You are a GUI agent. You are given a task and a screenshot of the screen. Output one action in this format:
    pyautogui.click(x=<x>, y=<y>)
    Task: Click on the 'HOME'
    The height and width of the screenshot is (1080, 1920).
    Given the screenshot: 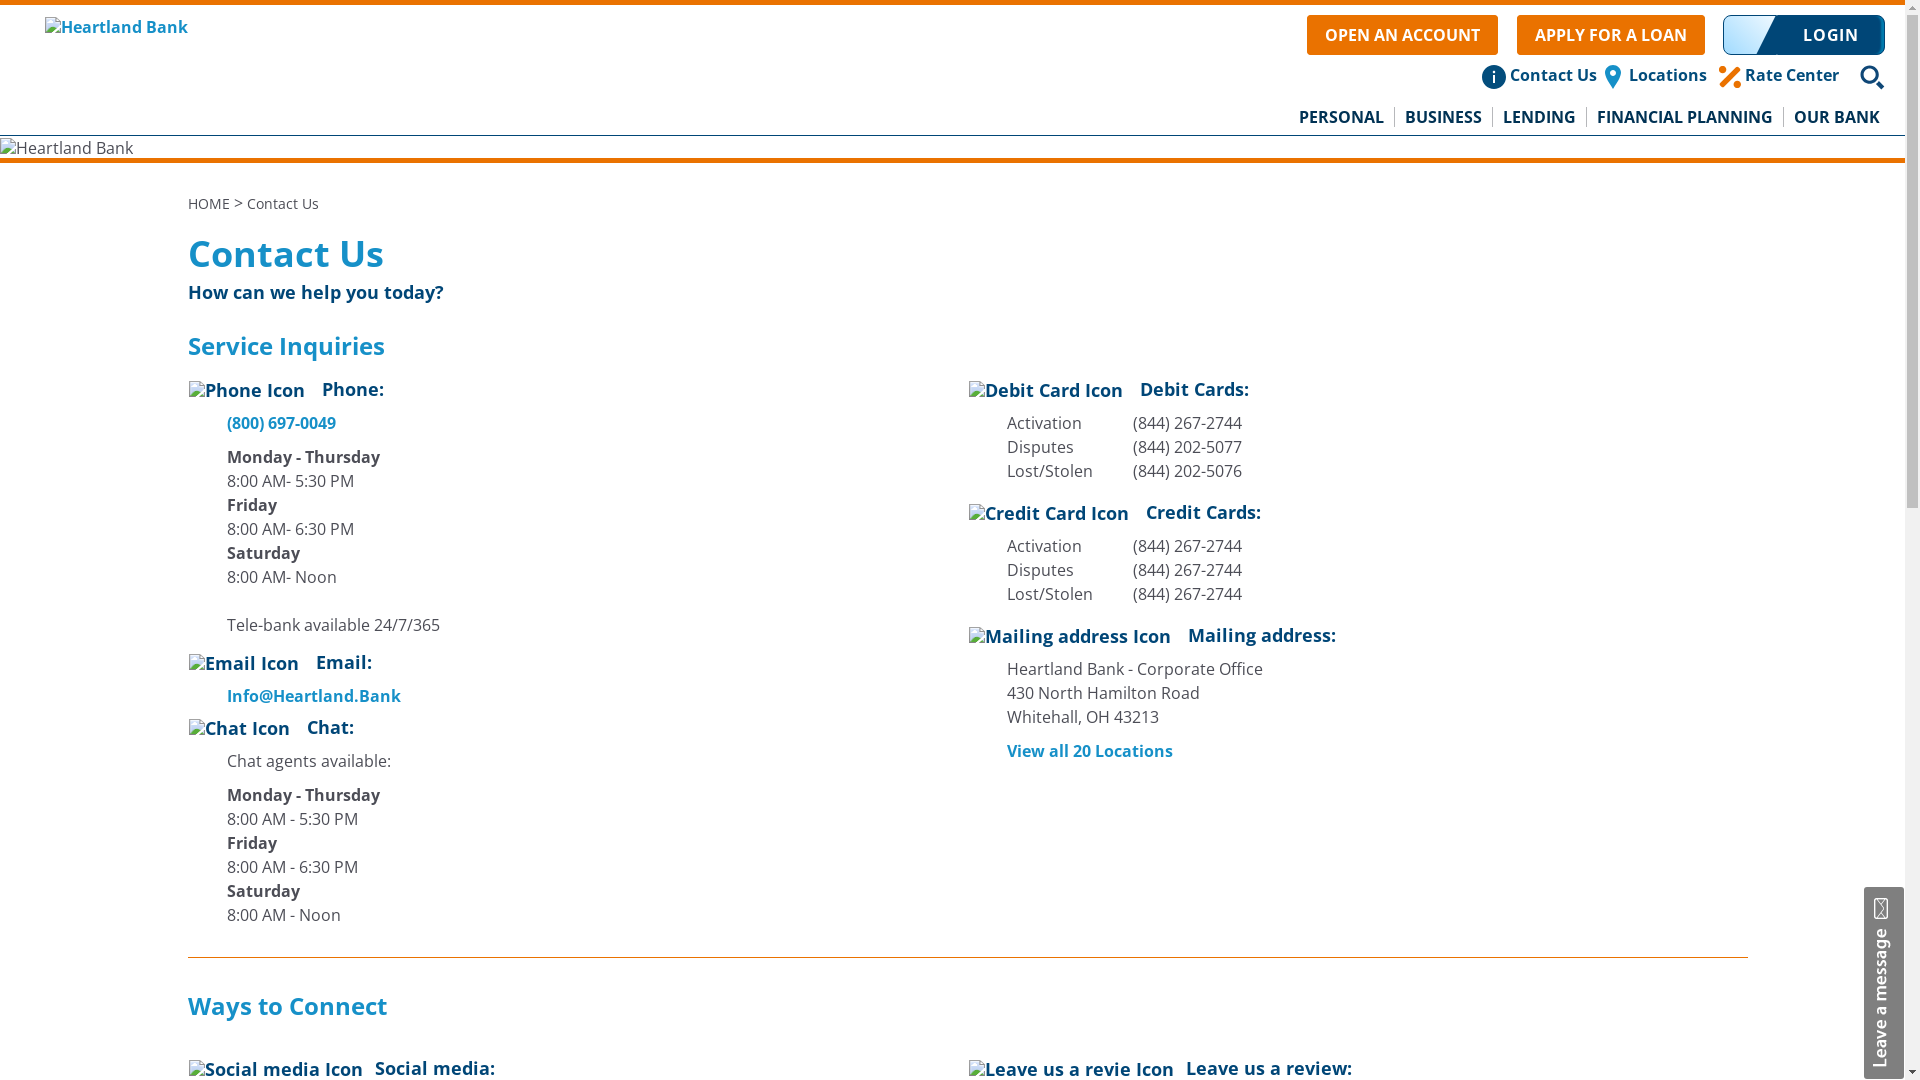 What is the action you would take?
    pyautogui.click(x=209, y=203)
    